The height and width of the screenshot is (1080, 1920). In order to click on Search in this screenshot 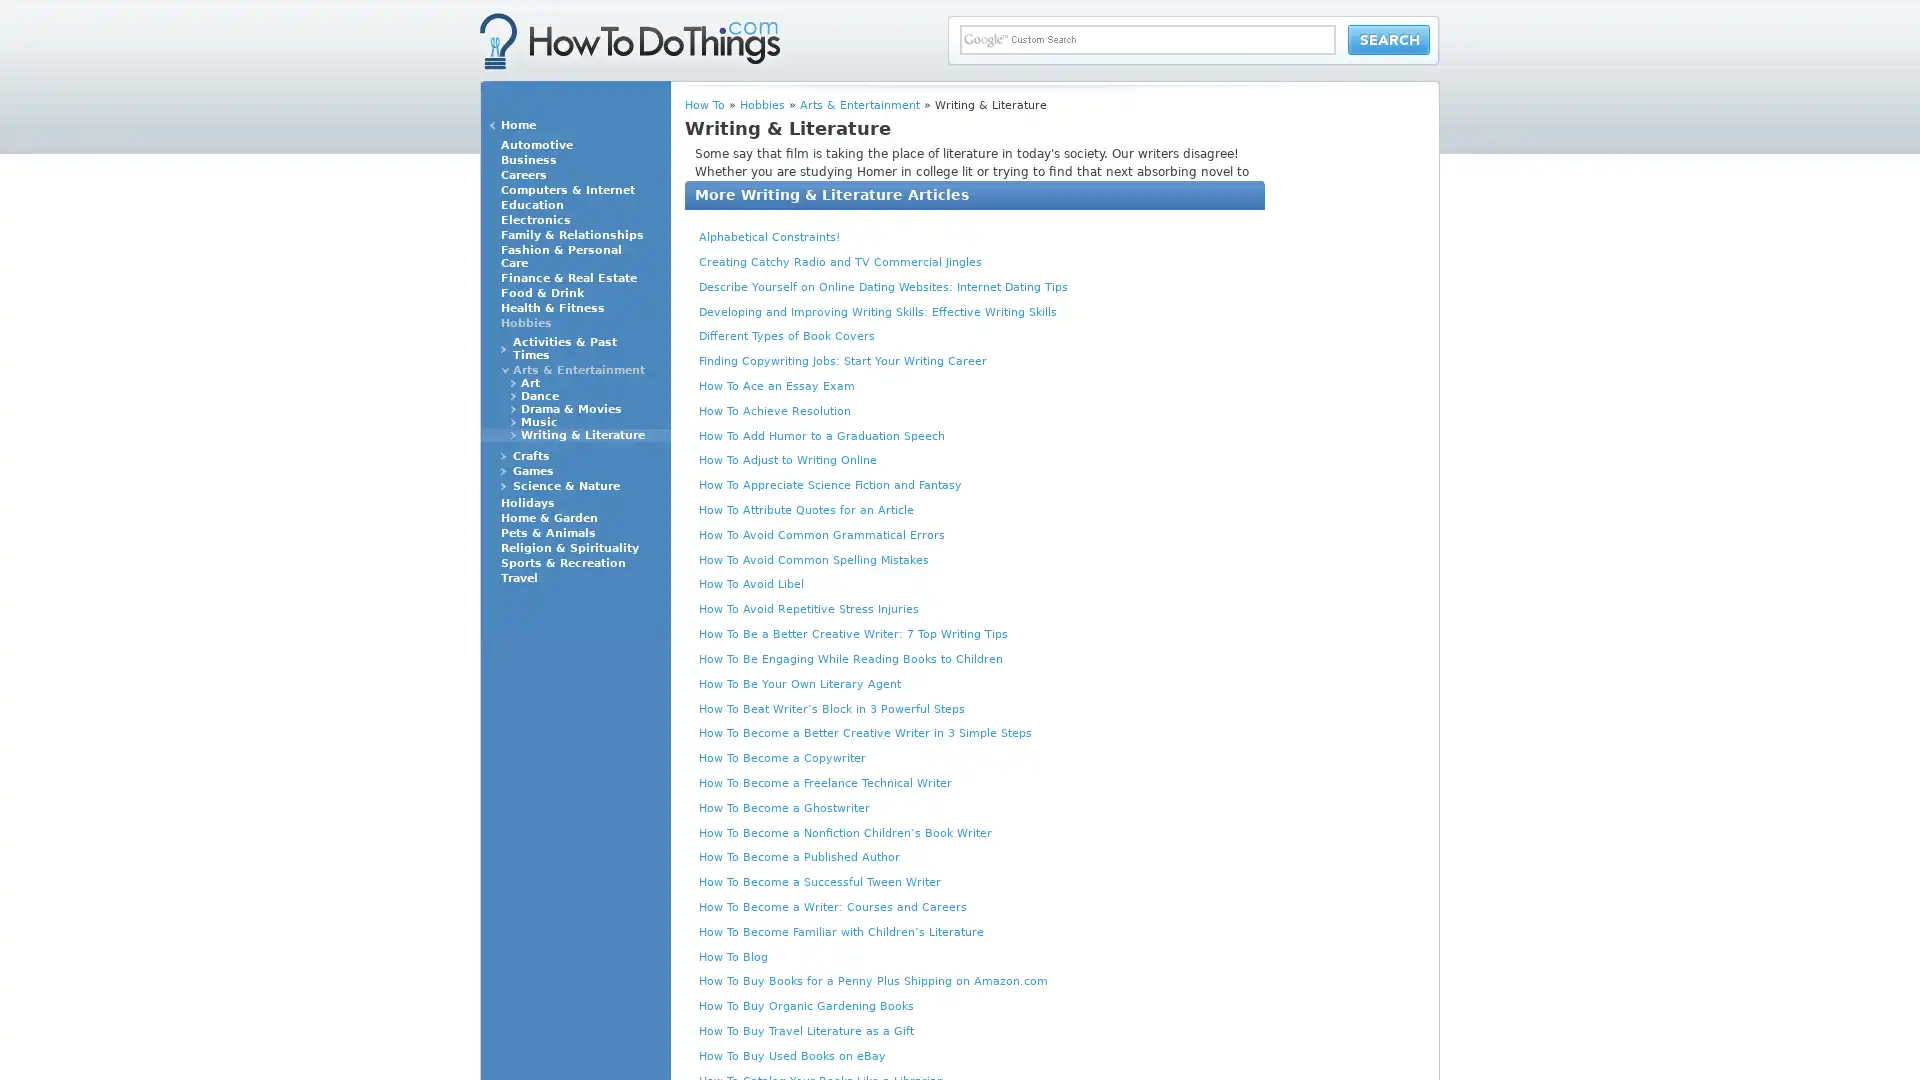, I will do `click(1387, 39)`.